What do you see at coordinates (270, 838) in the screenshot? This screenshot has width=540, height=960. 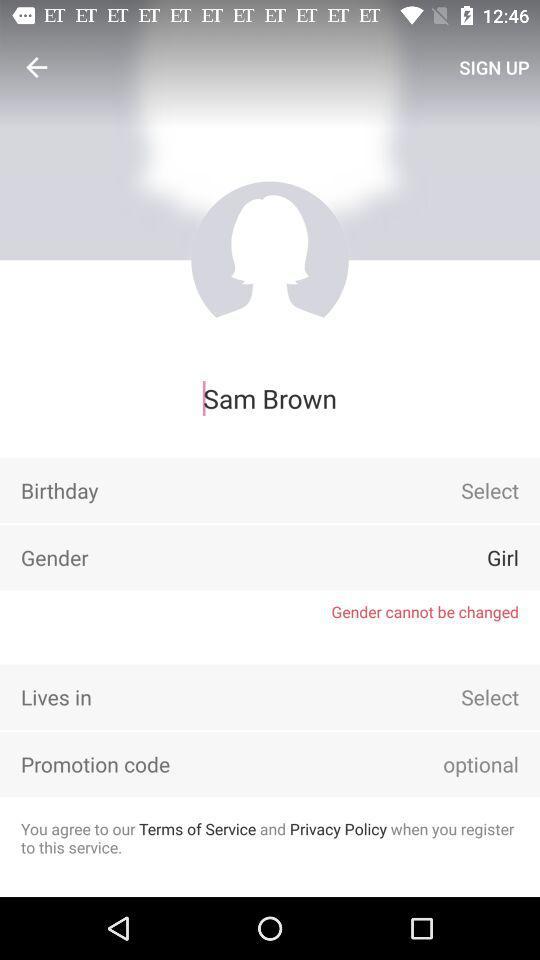 I see `the you agree to item` at bounding box center [270, 838].